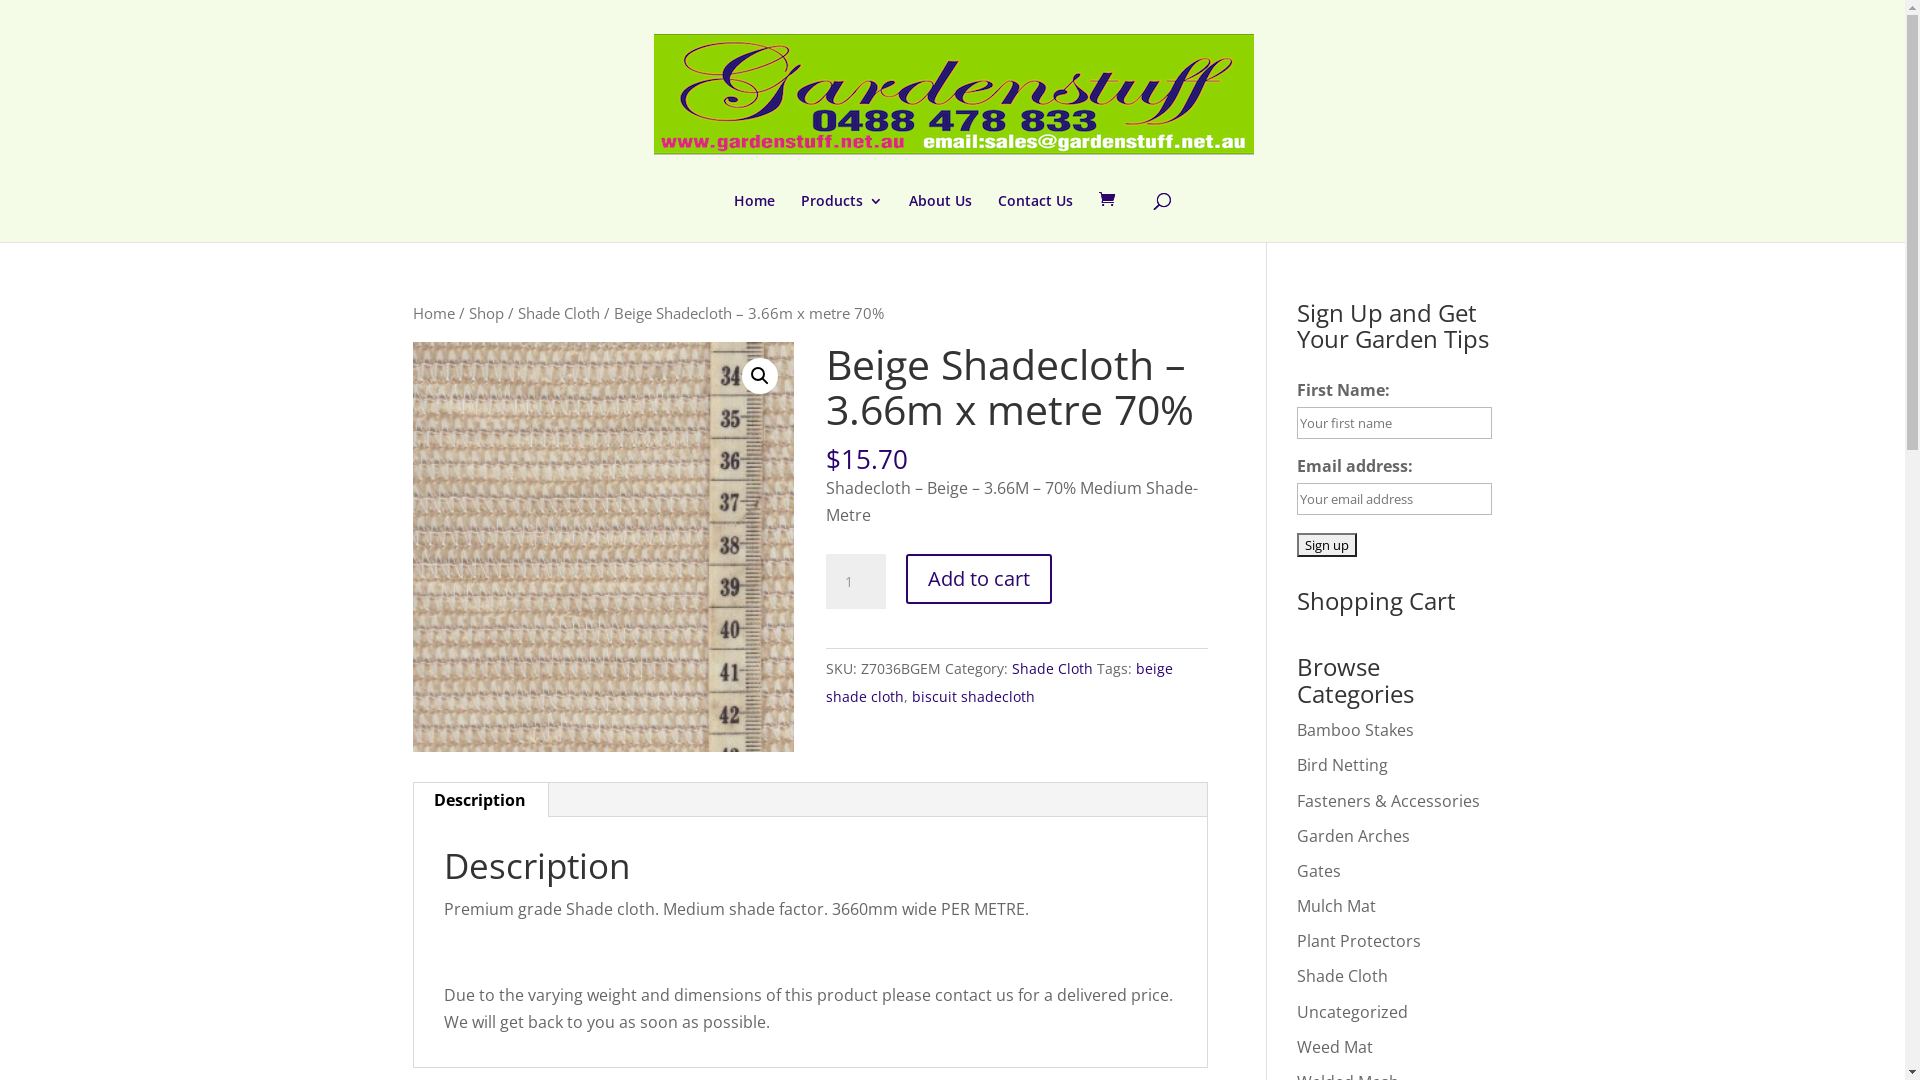 Image resolution: width=1920 pixels, height=1080 pixels. I want to click on 'Home', so click(753, 218).